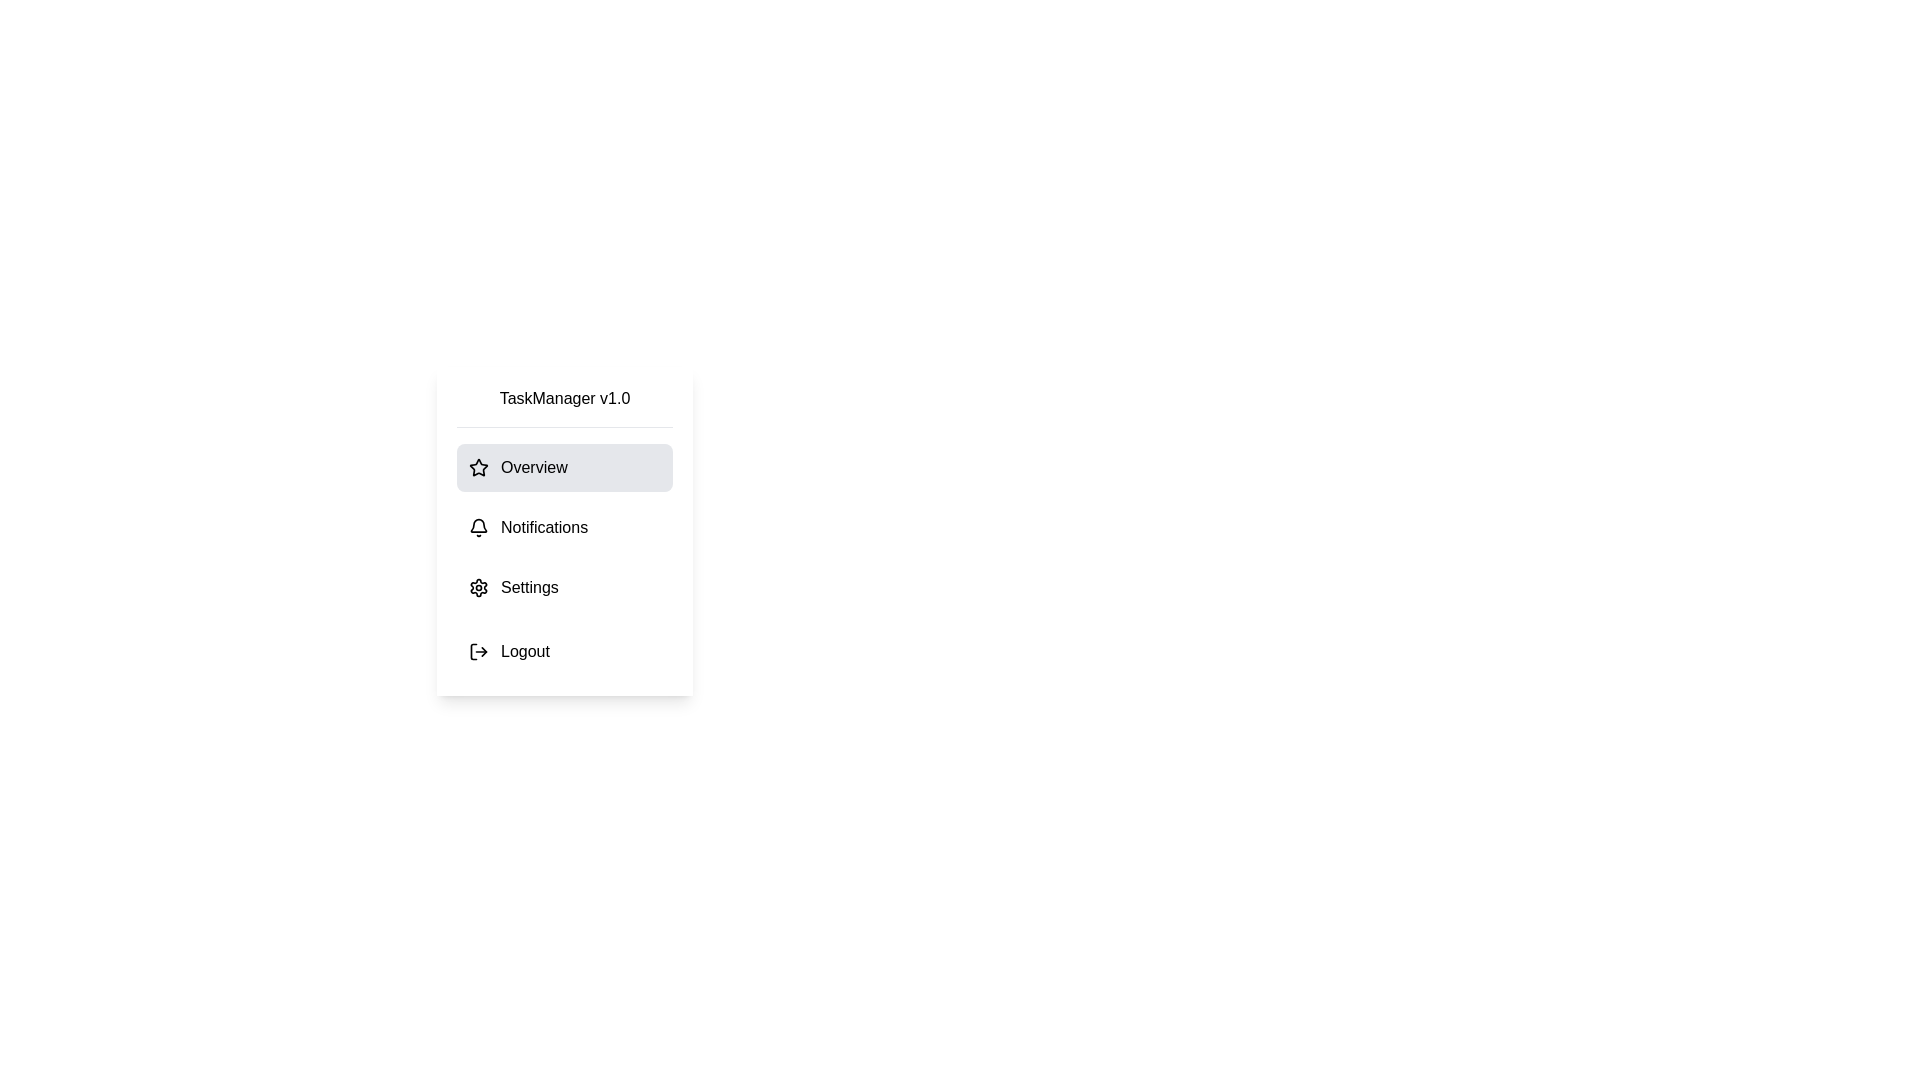 This screenshot has width=1920, height=1080. Describe the element at coordinates (564, 527) in the screenshot. I see `the 'Notifications' button in the vertical navigation menu, which is located in the middle left section of the sidebar panel` at that location.